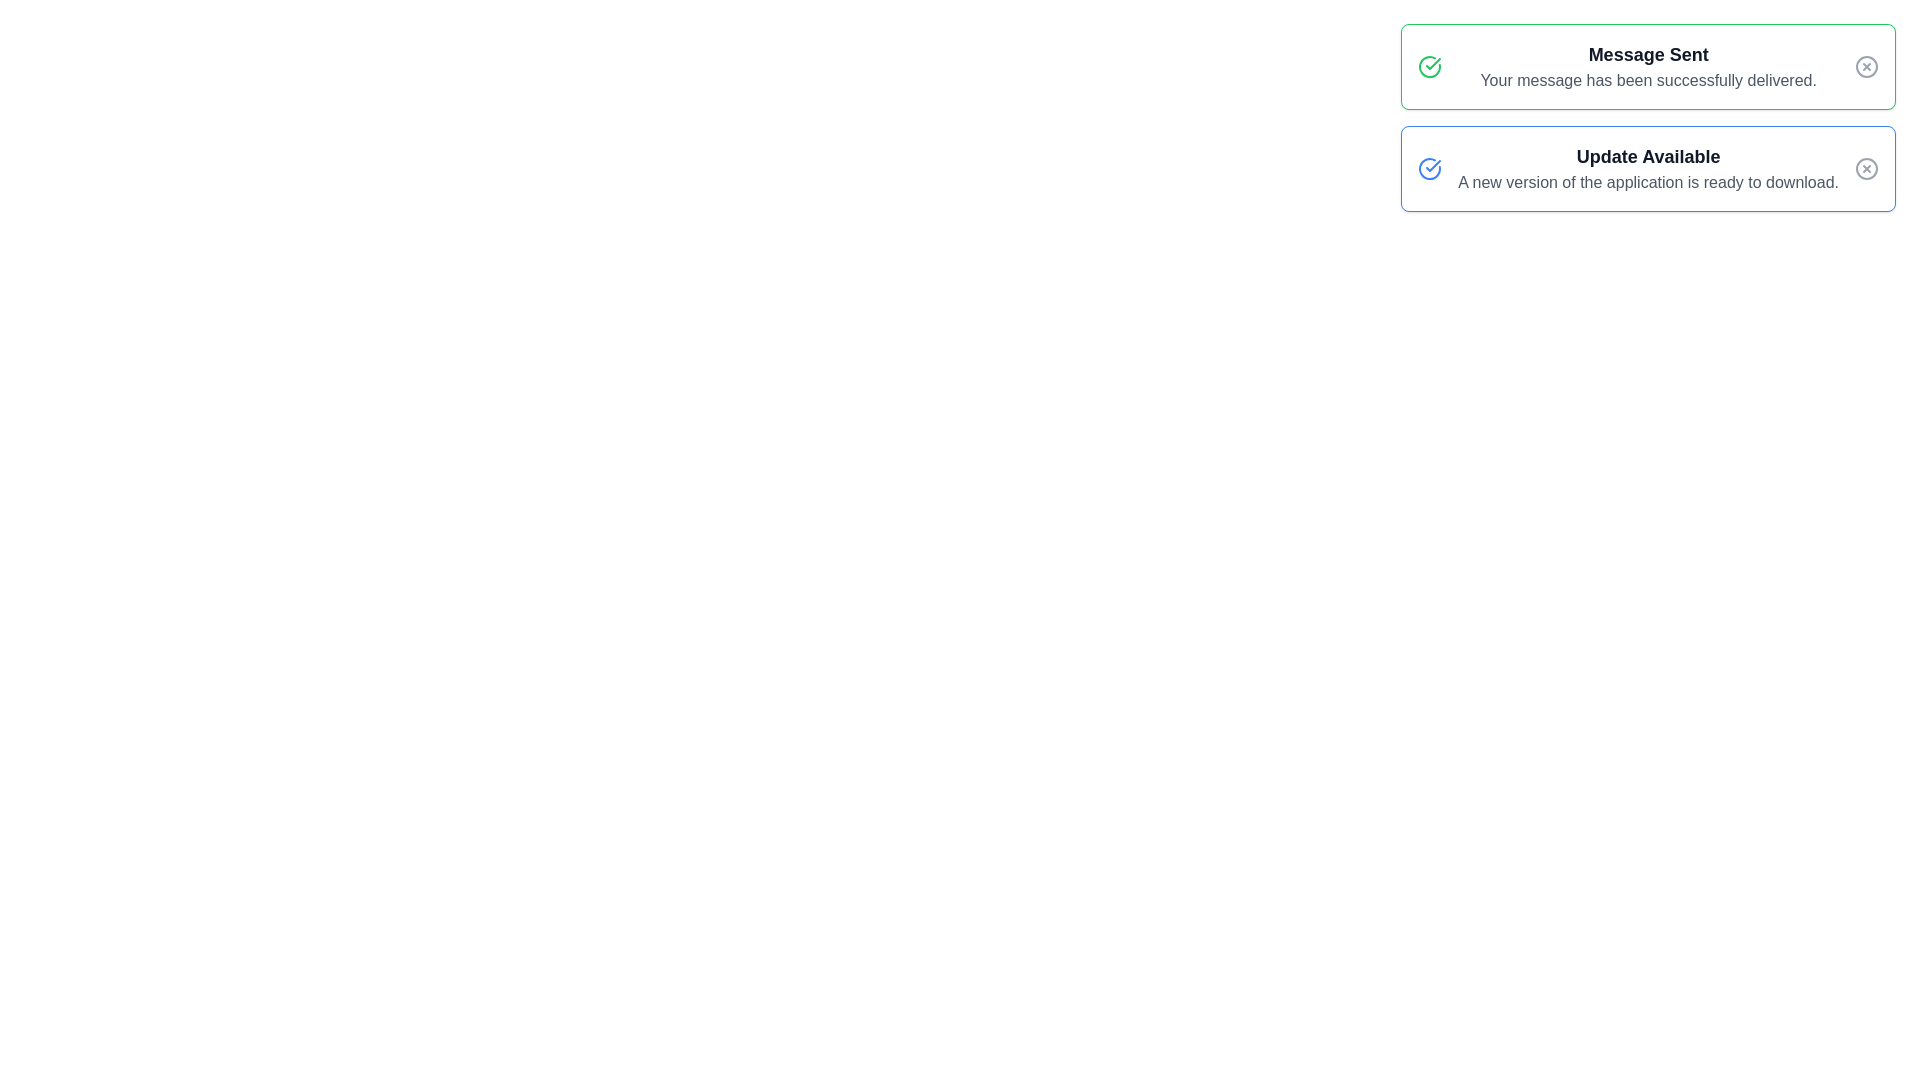  I want to click on the close button of the notification titled 'Message Sent', so click(1866, 65).